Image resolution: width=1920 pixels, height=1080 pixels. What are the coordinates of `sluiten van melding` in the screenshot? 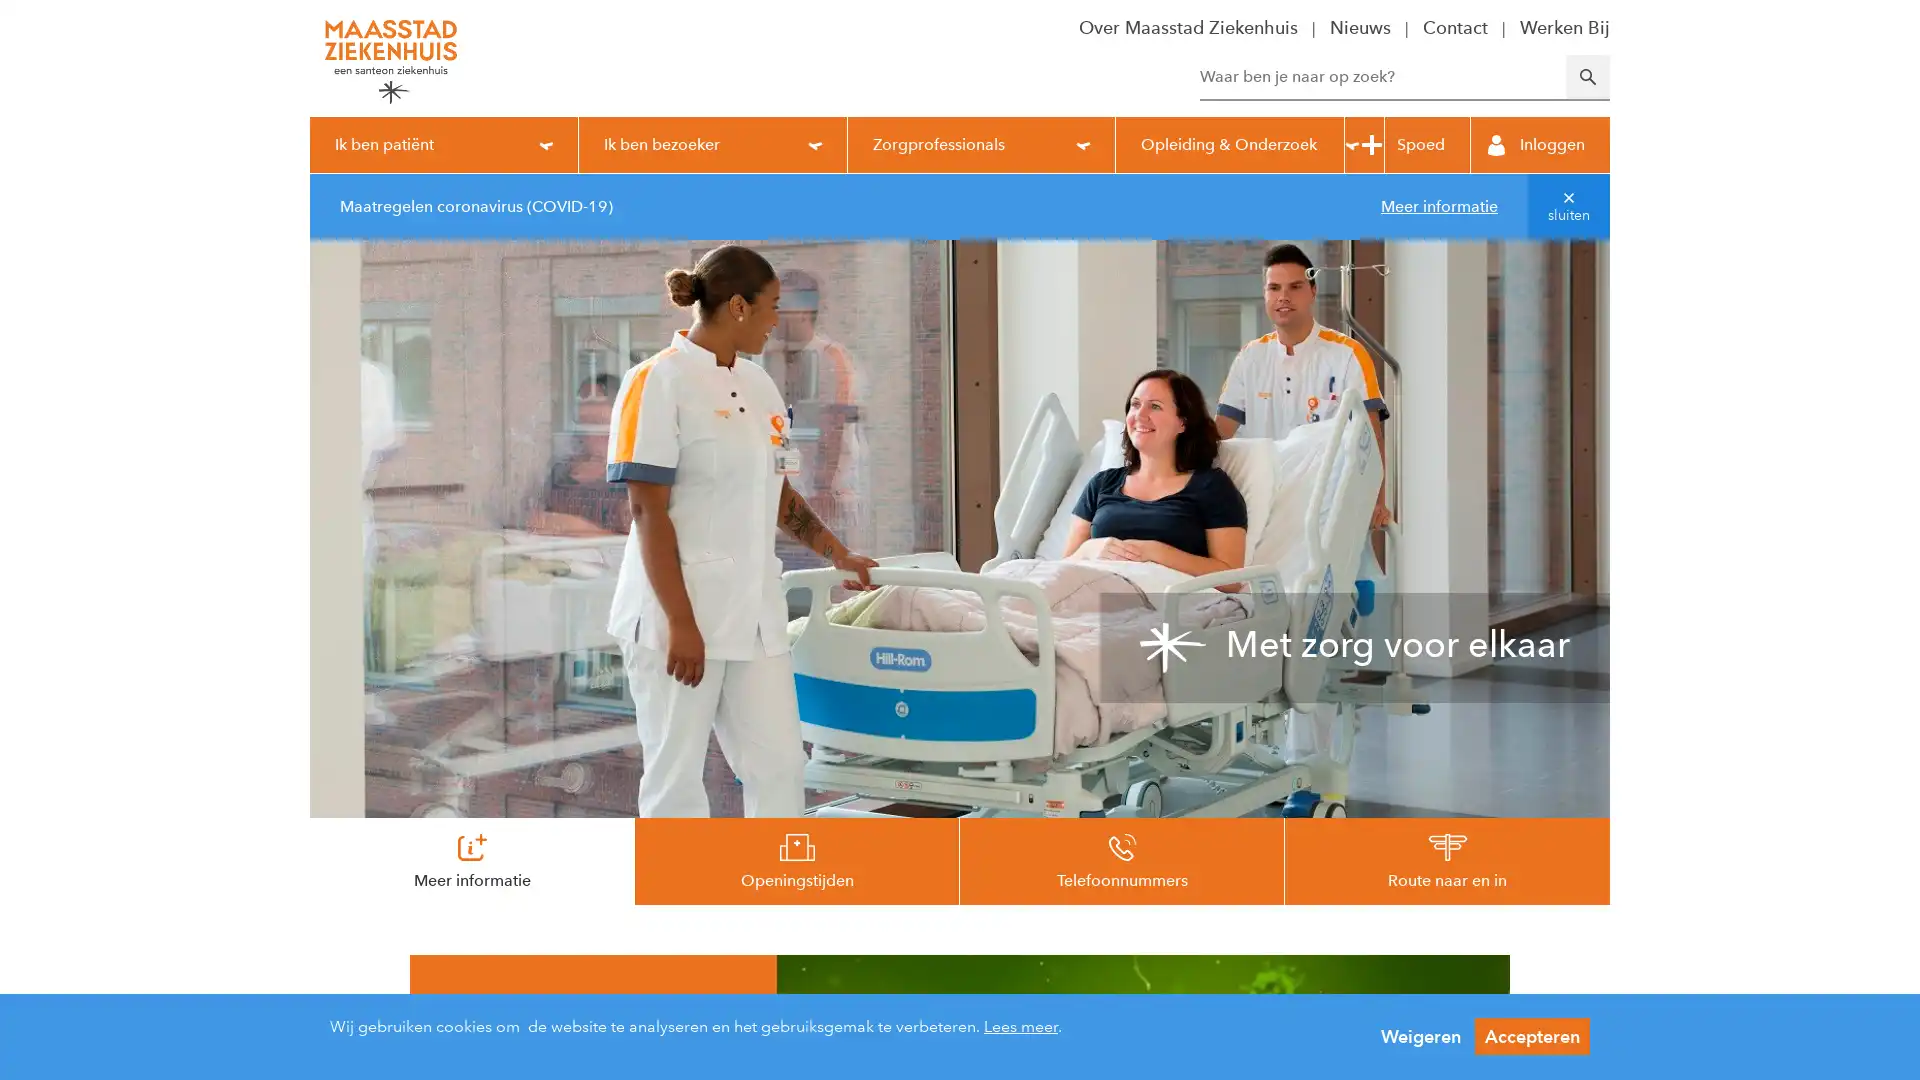 It's located at (1568, 207).